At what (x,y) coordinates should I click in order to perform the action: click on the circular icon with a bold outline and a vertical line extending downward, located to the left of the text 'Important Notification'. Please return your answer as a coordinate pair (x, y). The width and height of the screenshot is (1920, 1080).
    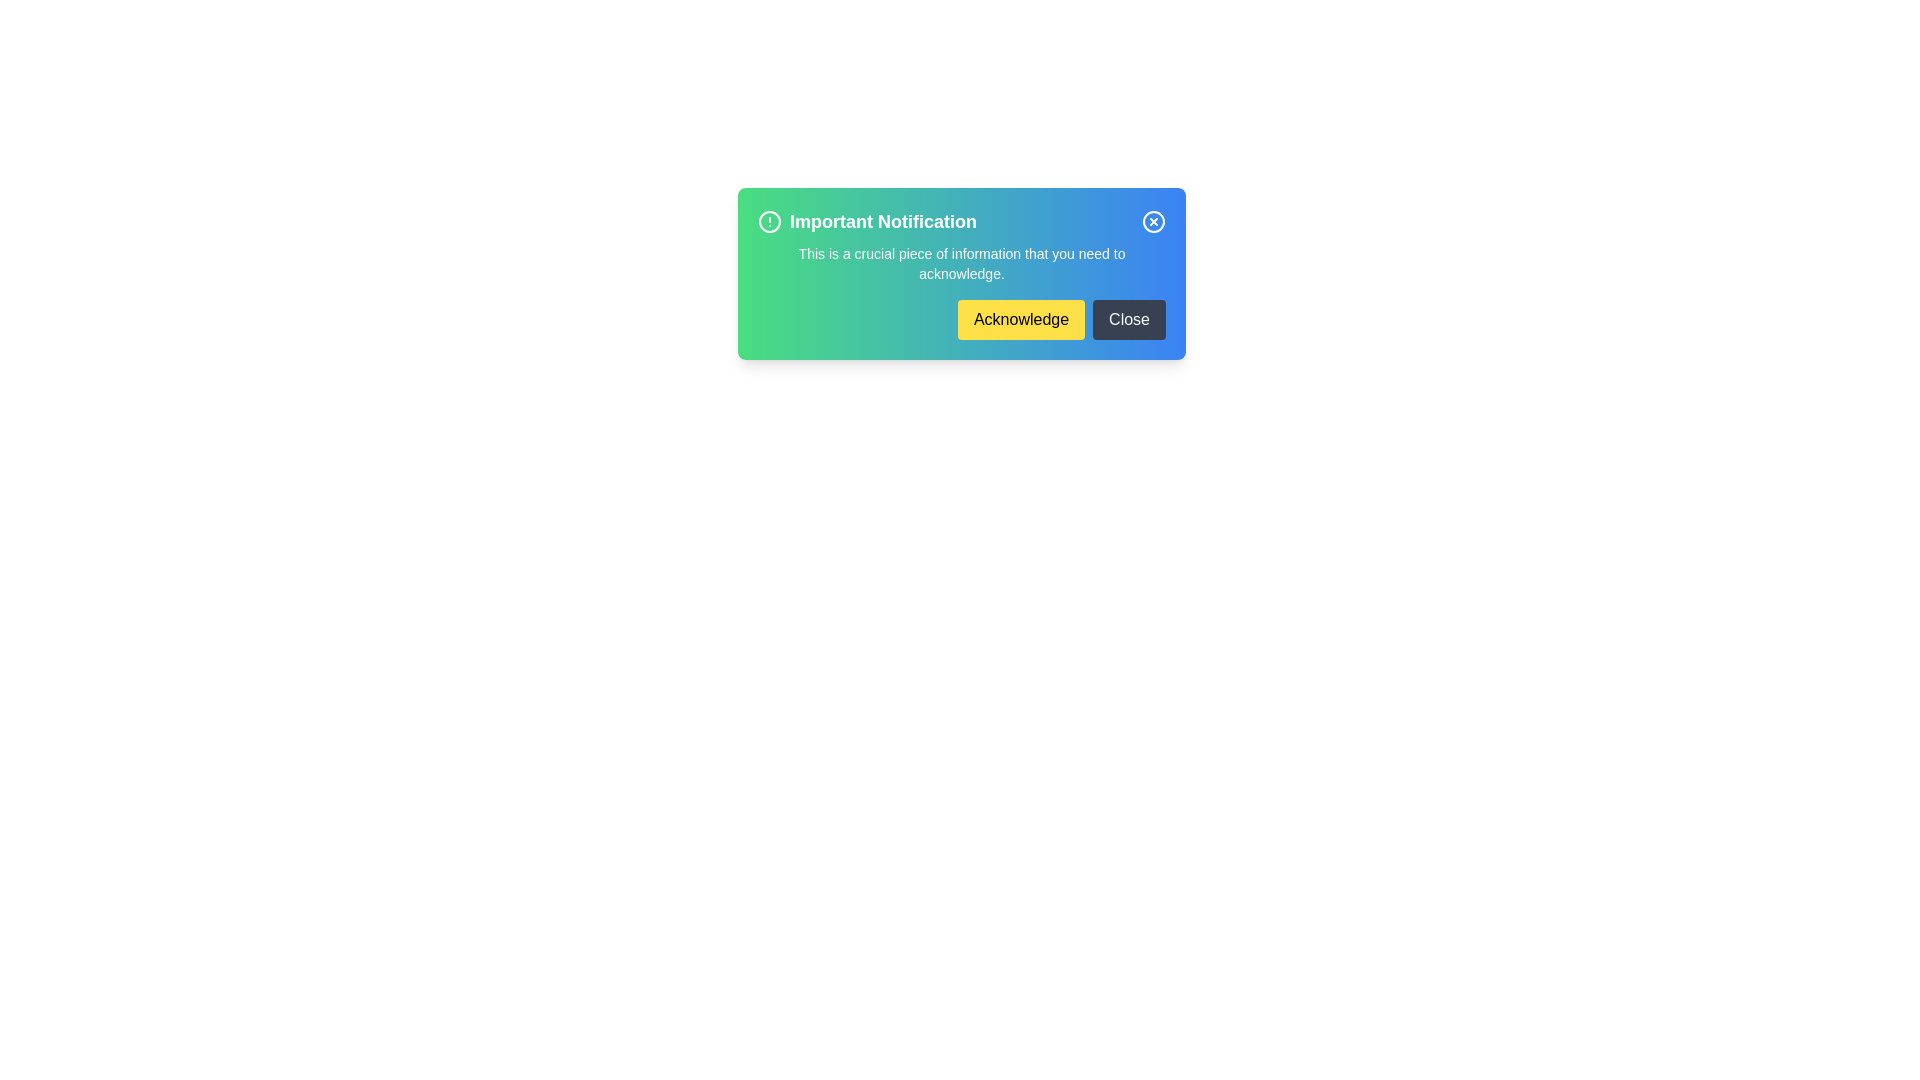
    Looking at the image, I should click on (768, 222).